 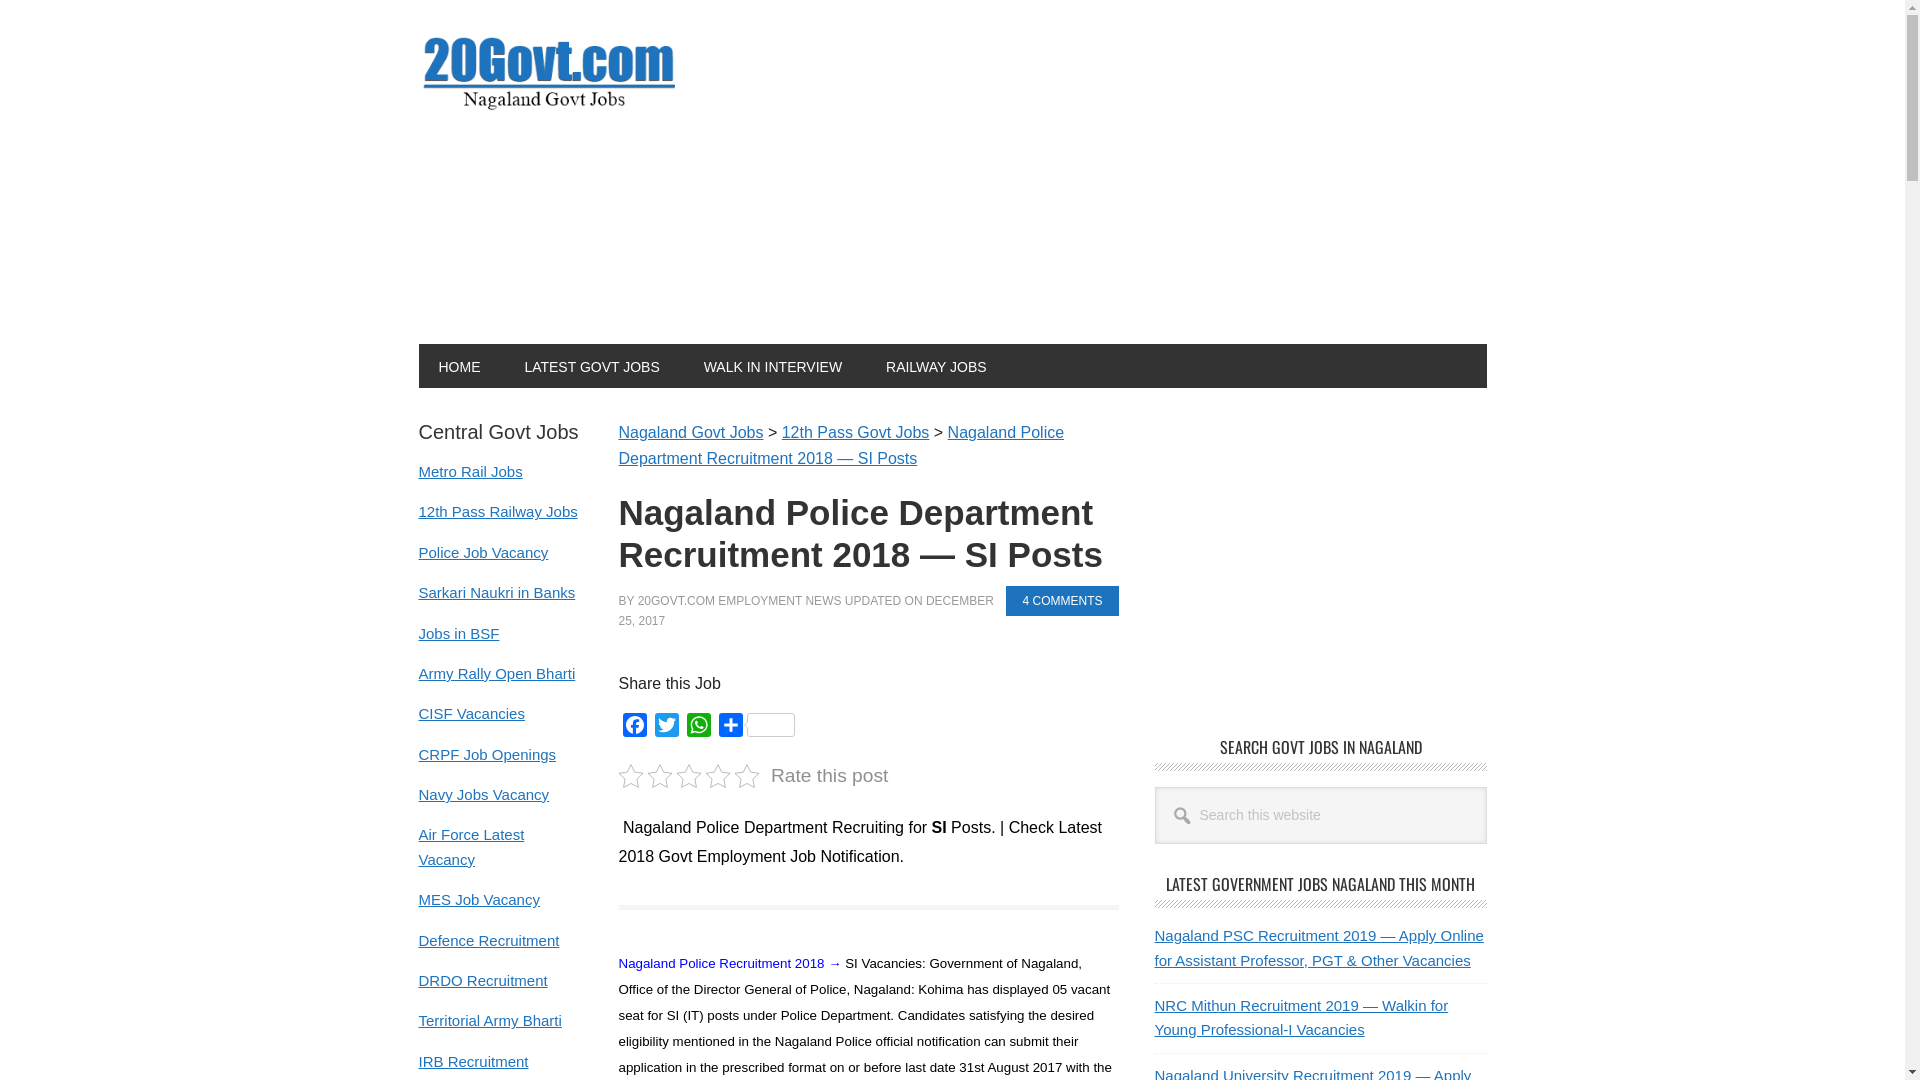 What do you see at coordinates (489, 1020) in the screenshot?
I see `'Territorial Army Bharti'` at bounding box center [489, 1020].